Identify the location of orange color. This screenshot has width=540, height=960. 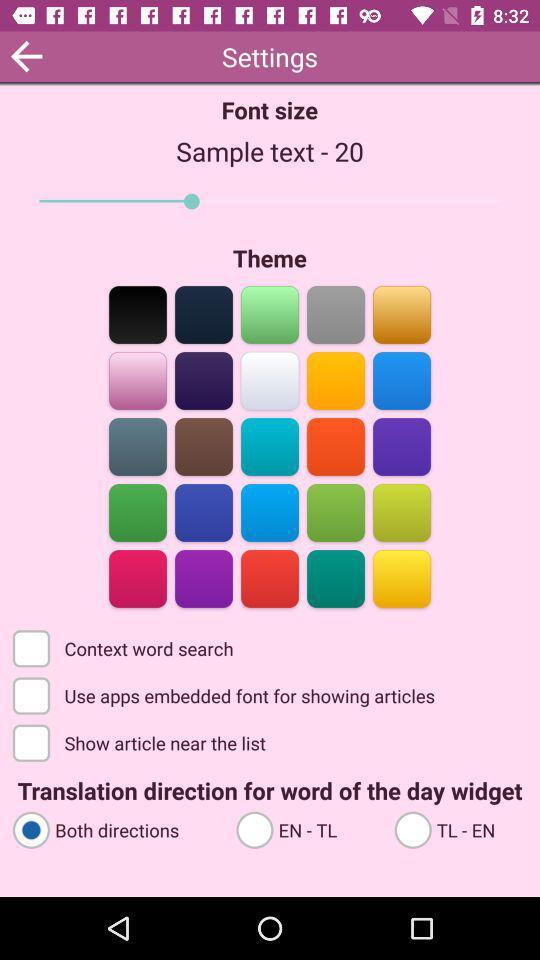
(335, 445).